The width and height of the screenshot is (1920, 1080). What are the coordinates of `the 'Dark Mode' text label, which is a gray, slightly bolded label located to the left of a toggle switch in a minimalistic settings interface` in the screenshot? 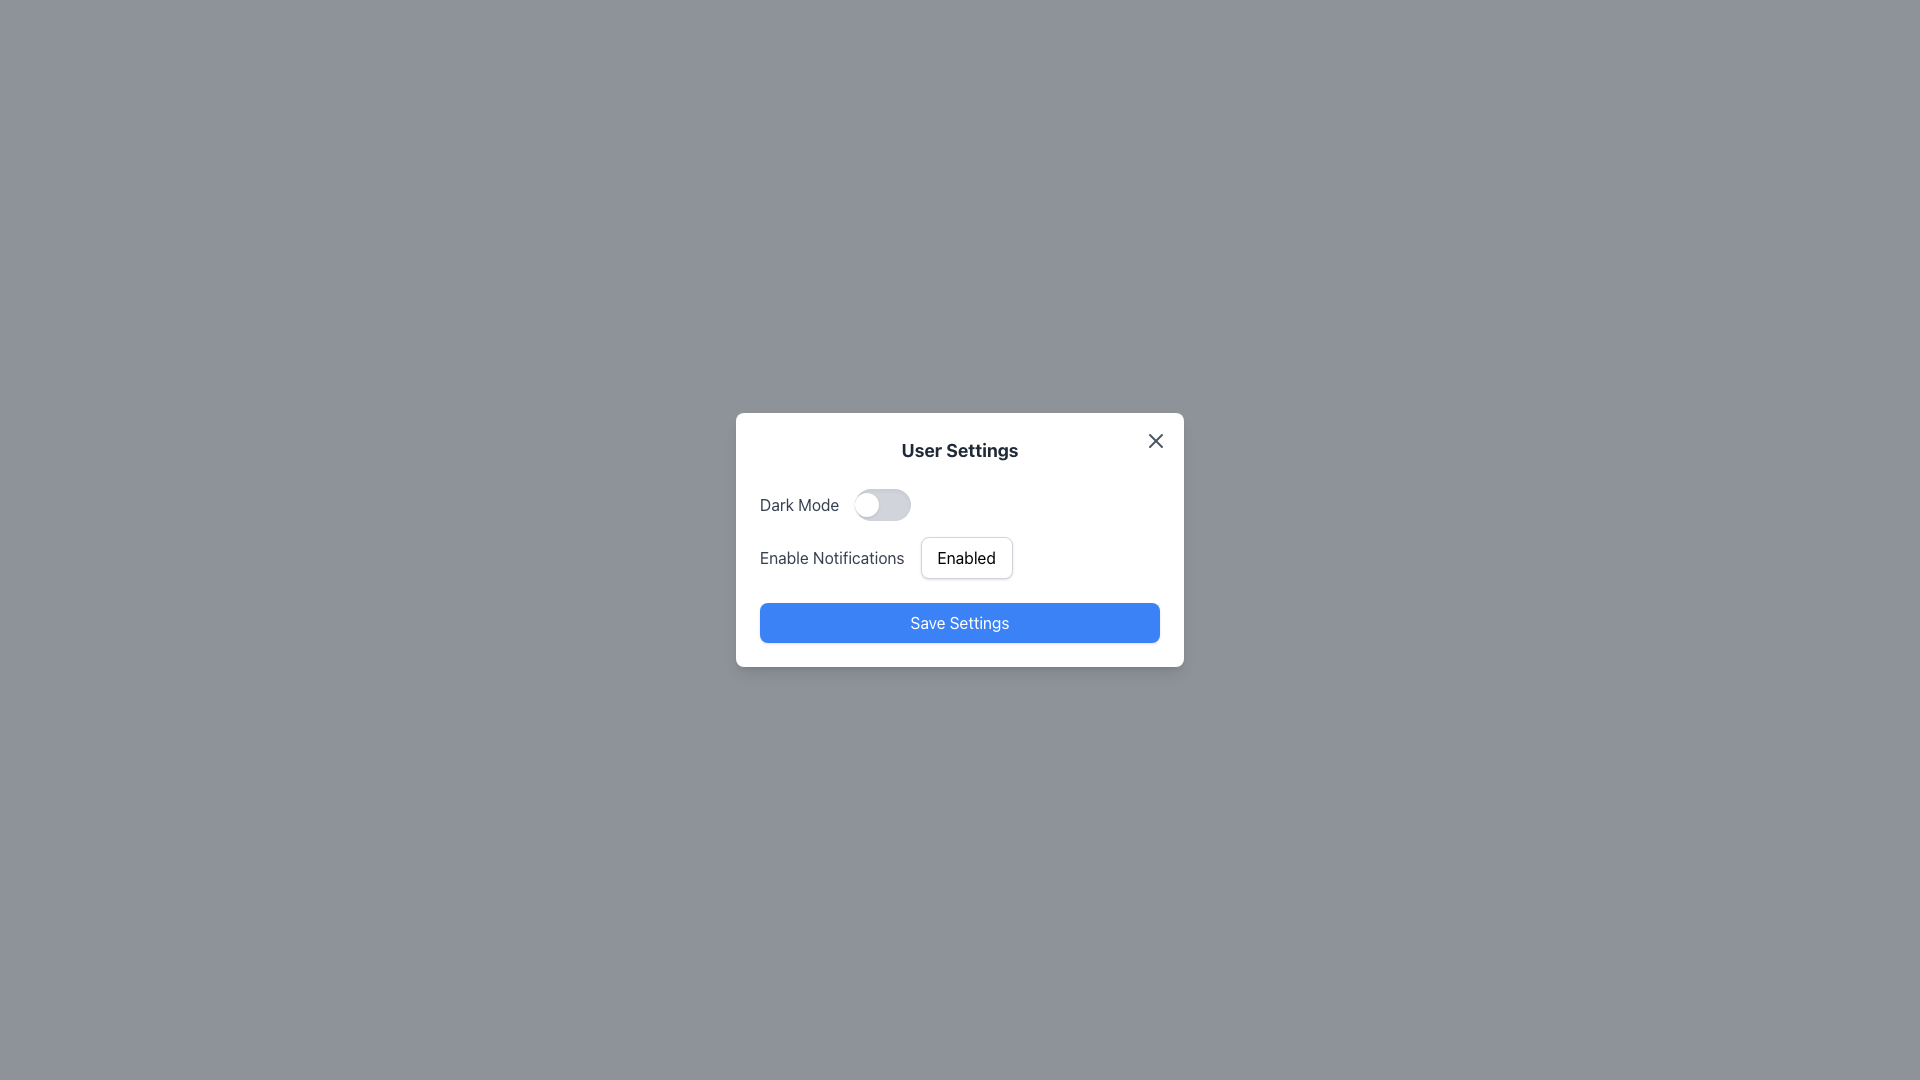 It's located at (798, 504).